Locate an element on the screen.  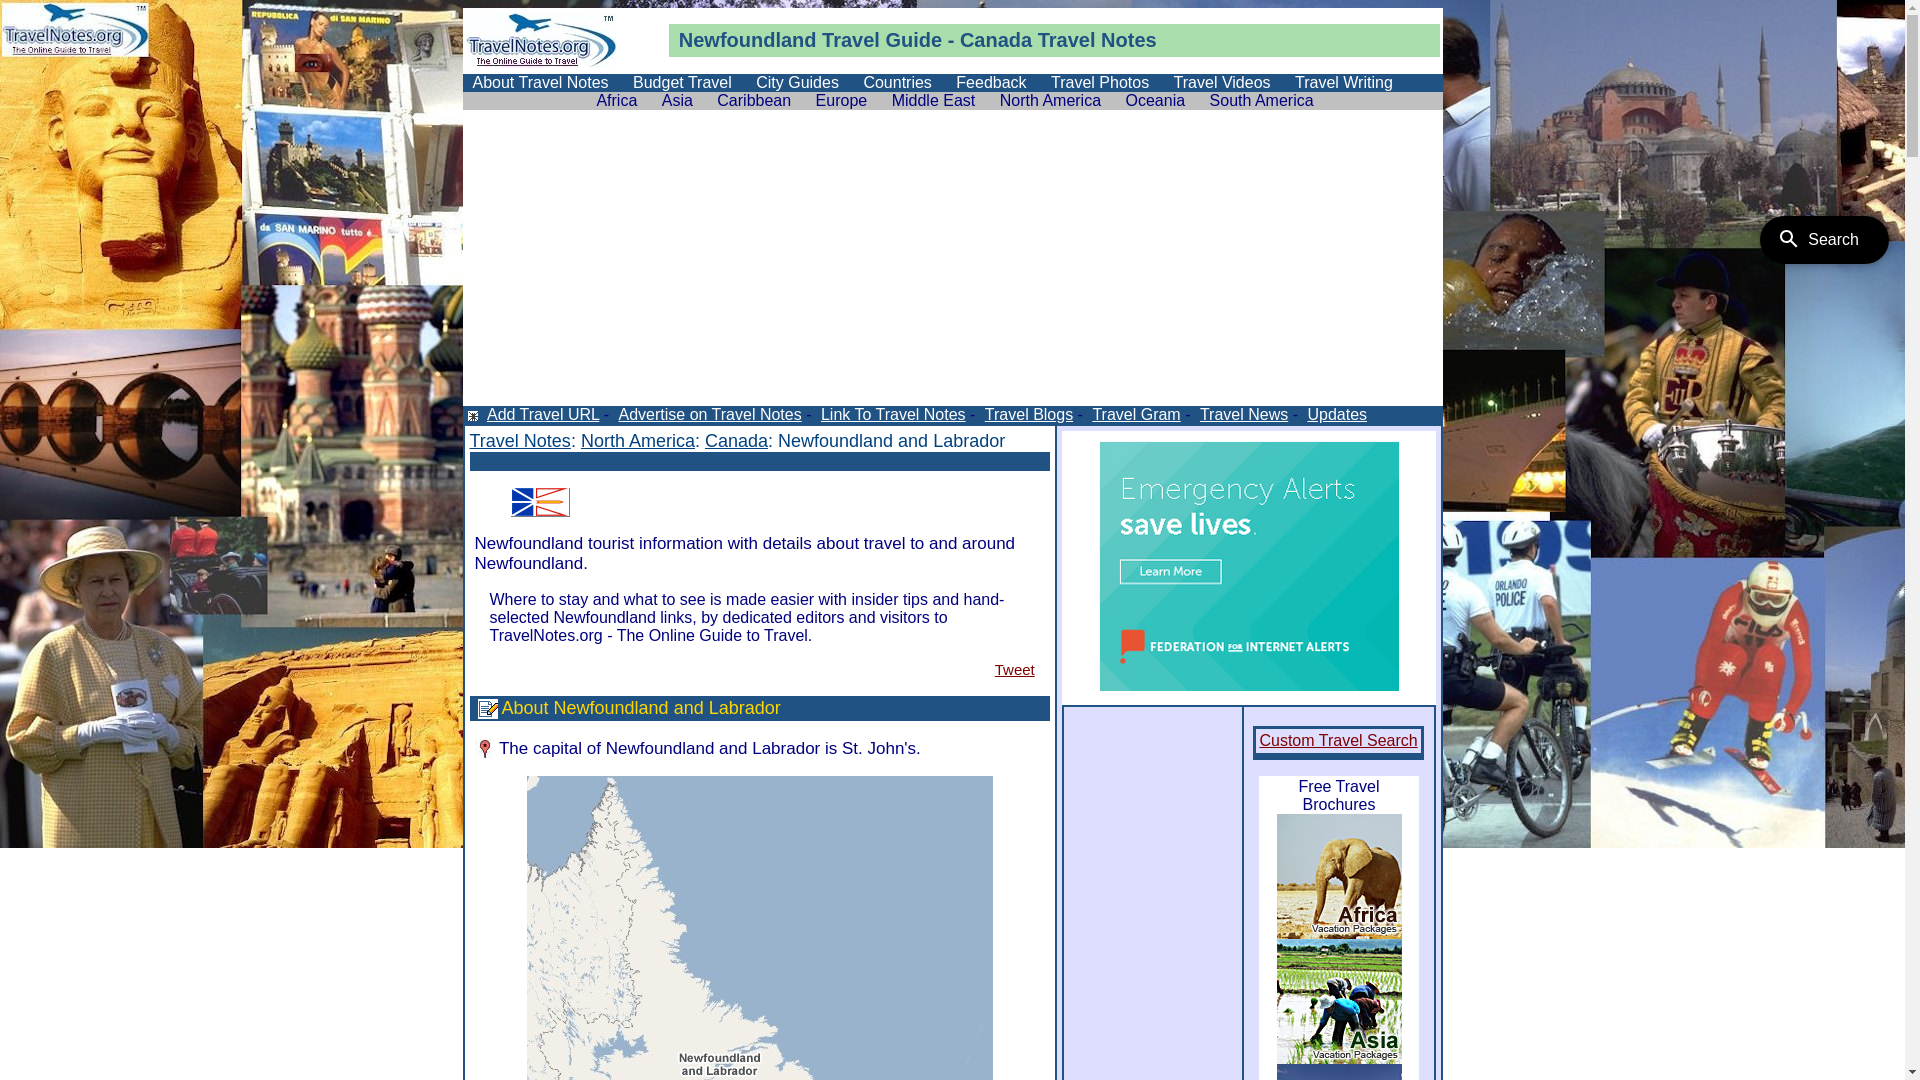
'South America' is located at coordinates (1200, 100).